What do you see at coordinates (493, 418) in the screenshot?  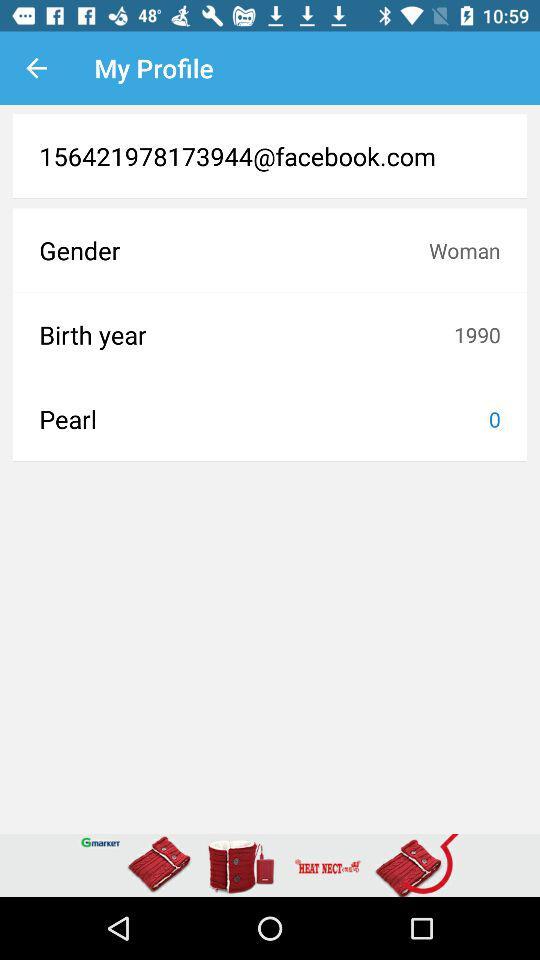 I see `0 icon` at bounding box center [493, 418].